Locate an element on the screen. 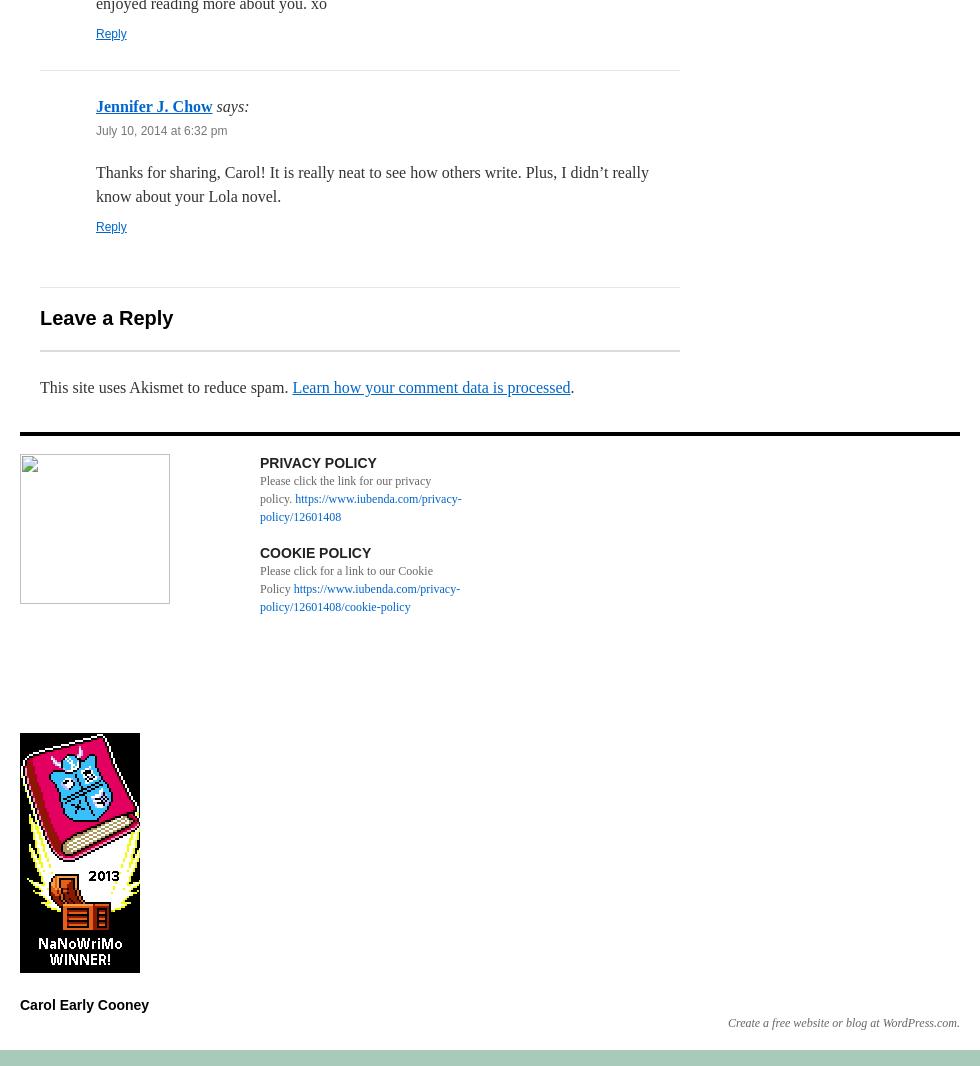 This screenshot has height=1066, width=980. 'Create a free website or blog at WordPress.com.' is located at coordinates (843, 1023).